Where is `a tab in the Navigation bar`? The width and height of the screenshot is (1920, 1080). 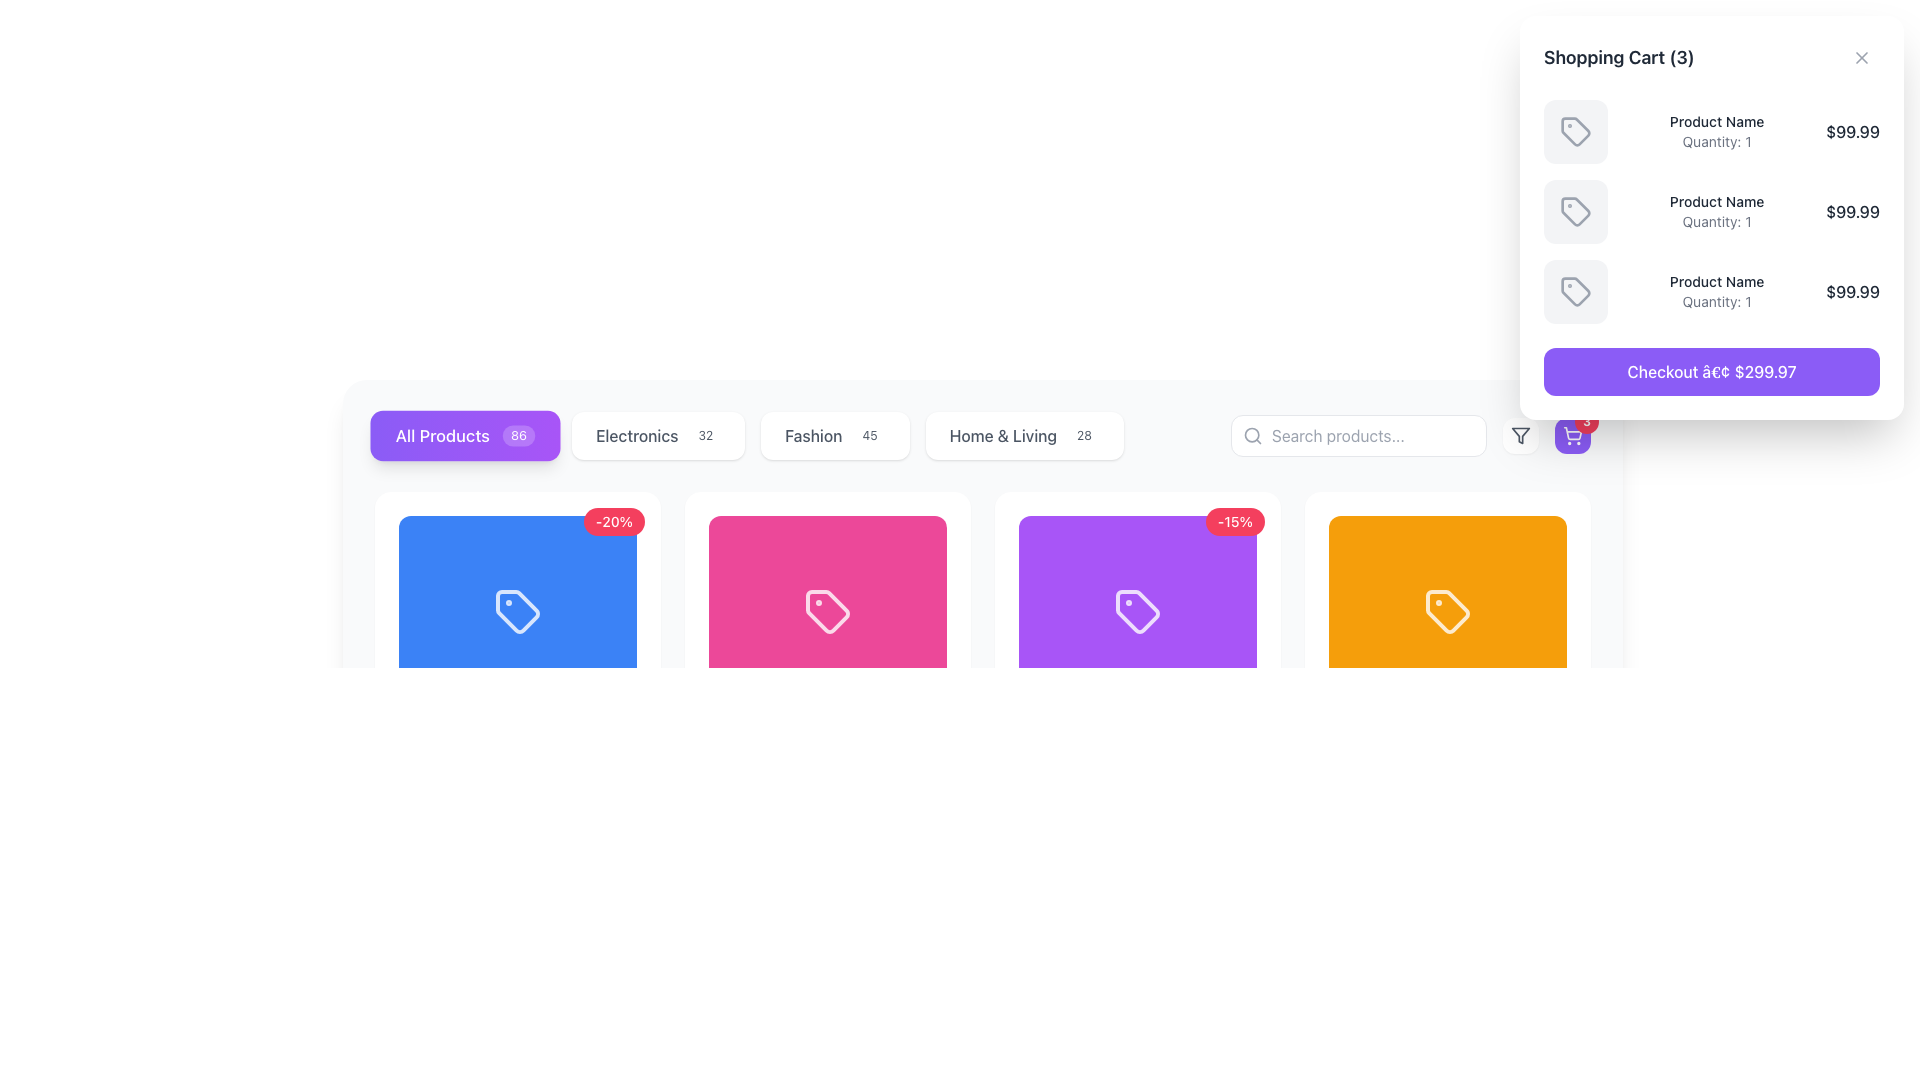
a tab in the Navigation bar is located at coordinates (983, 434).